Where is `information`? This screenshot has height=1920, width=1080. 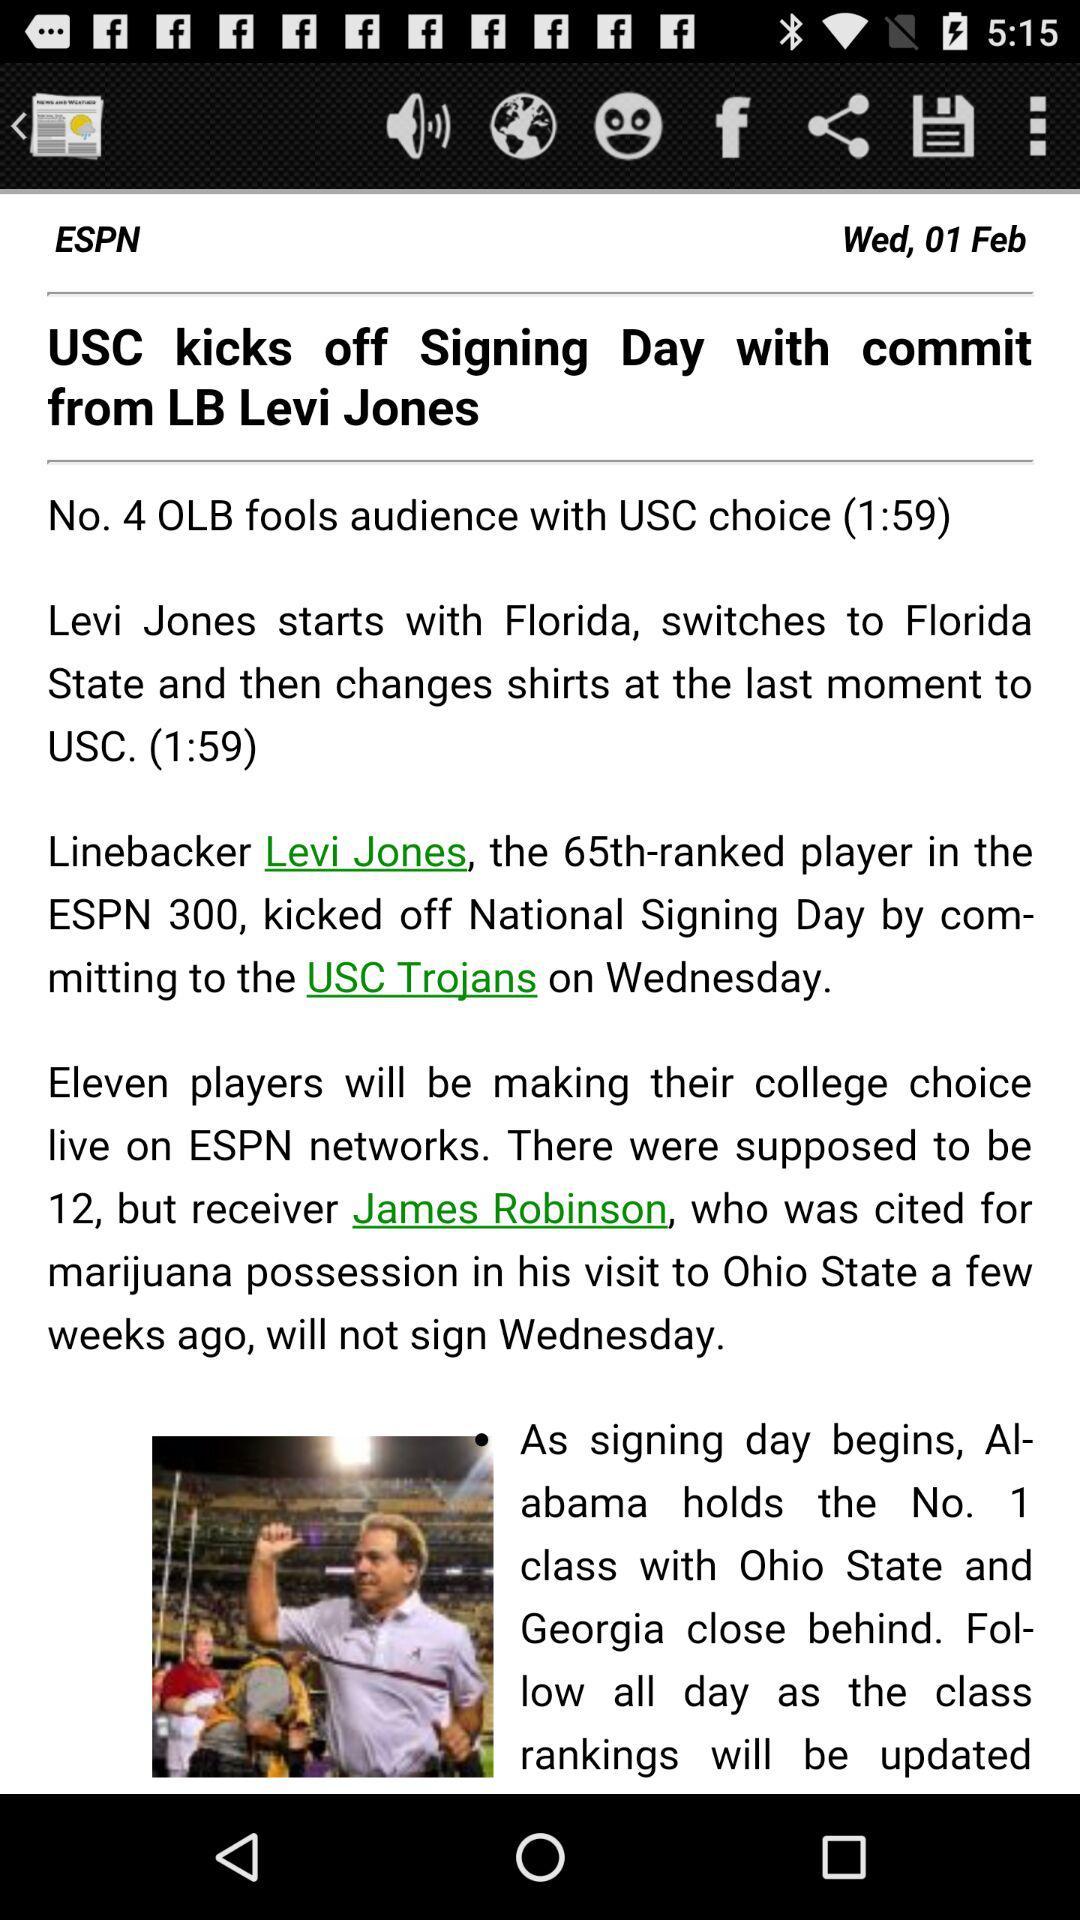
information is located at coordinates (943, 124).